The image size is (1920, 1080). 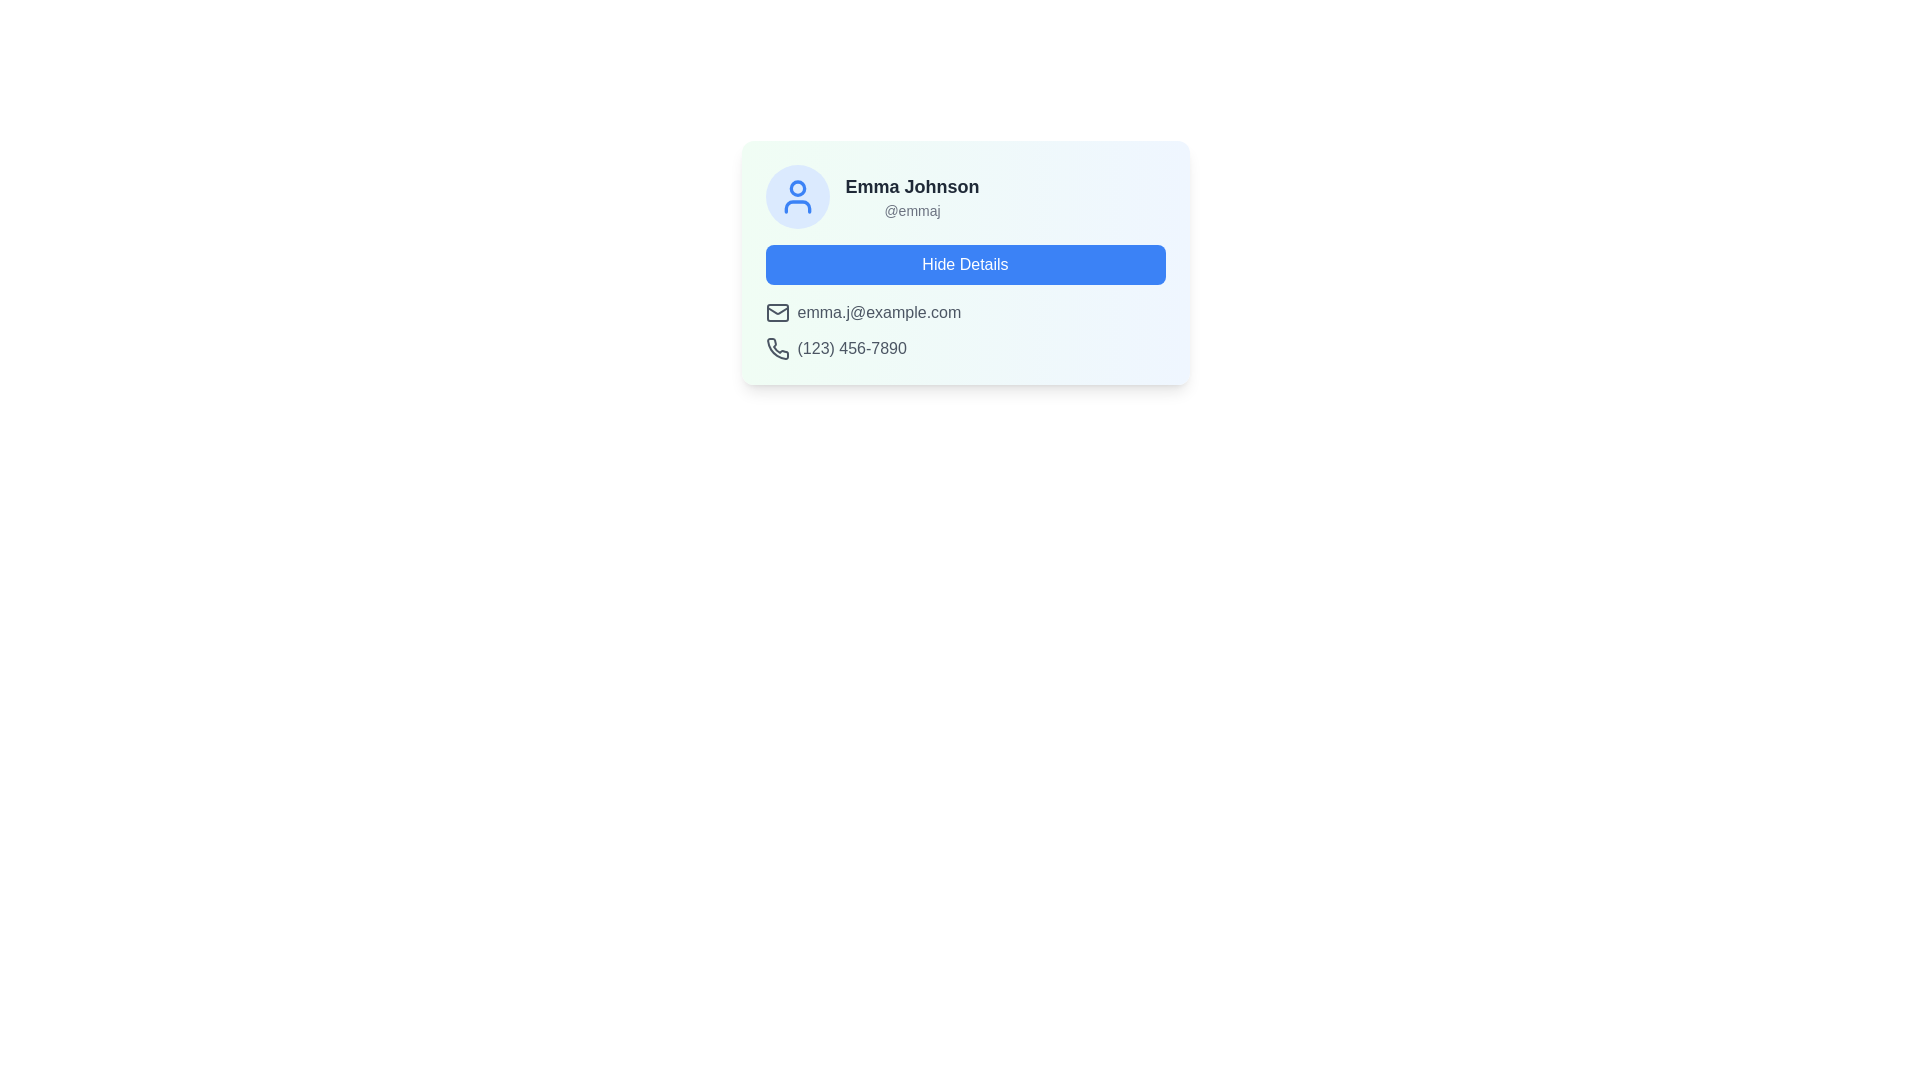 I want to click on the telephone receiver icon with a dark gray stroke, positioned to the left of the phone number '(123) 456-7890' in the contact detail card, so click(x=776, y=347).